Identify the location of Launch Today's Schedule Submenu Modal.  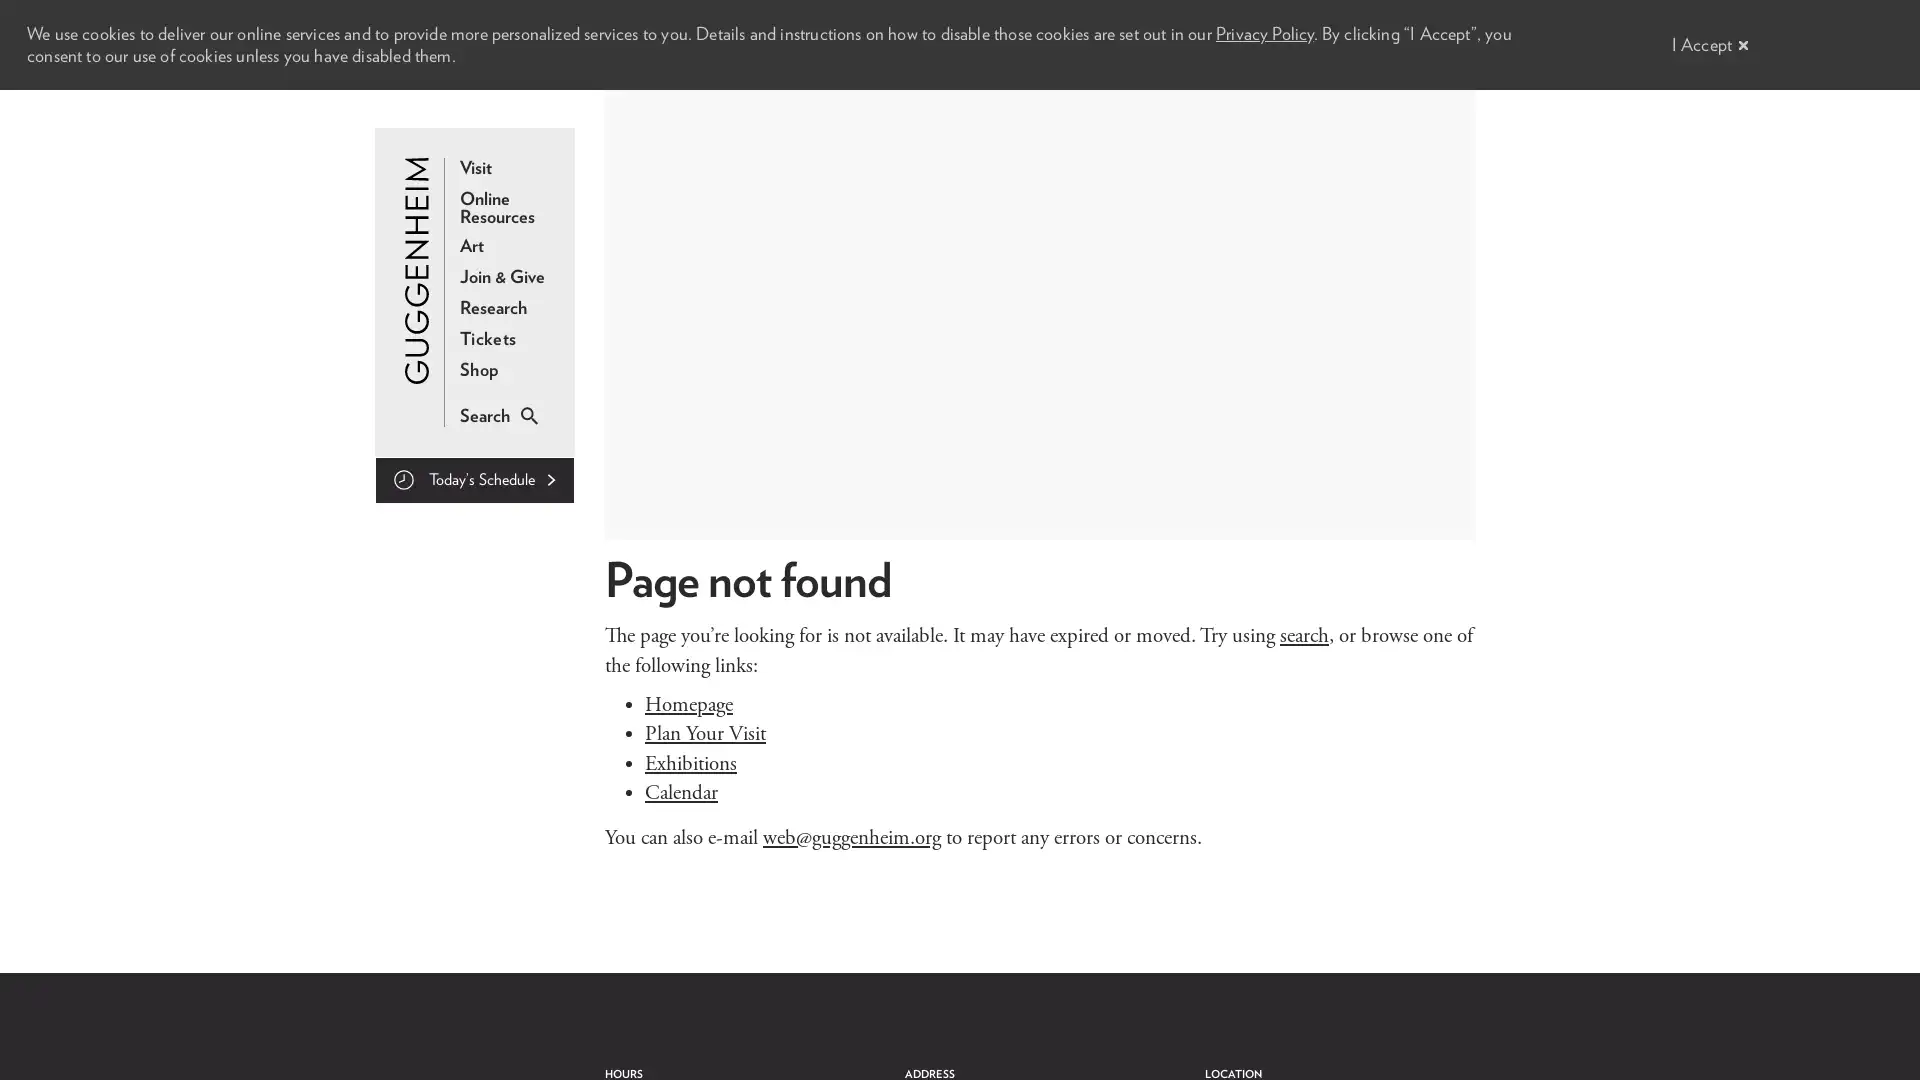
(474, 480).